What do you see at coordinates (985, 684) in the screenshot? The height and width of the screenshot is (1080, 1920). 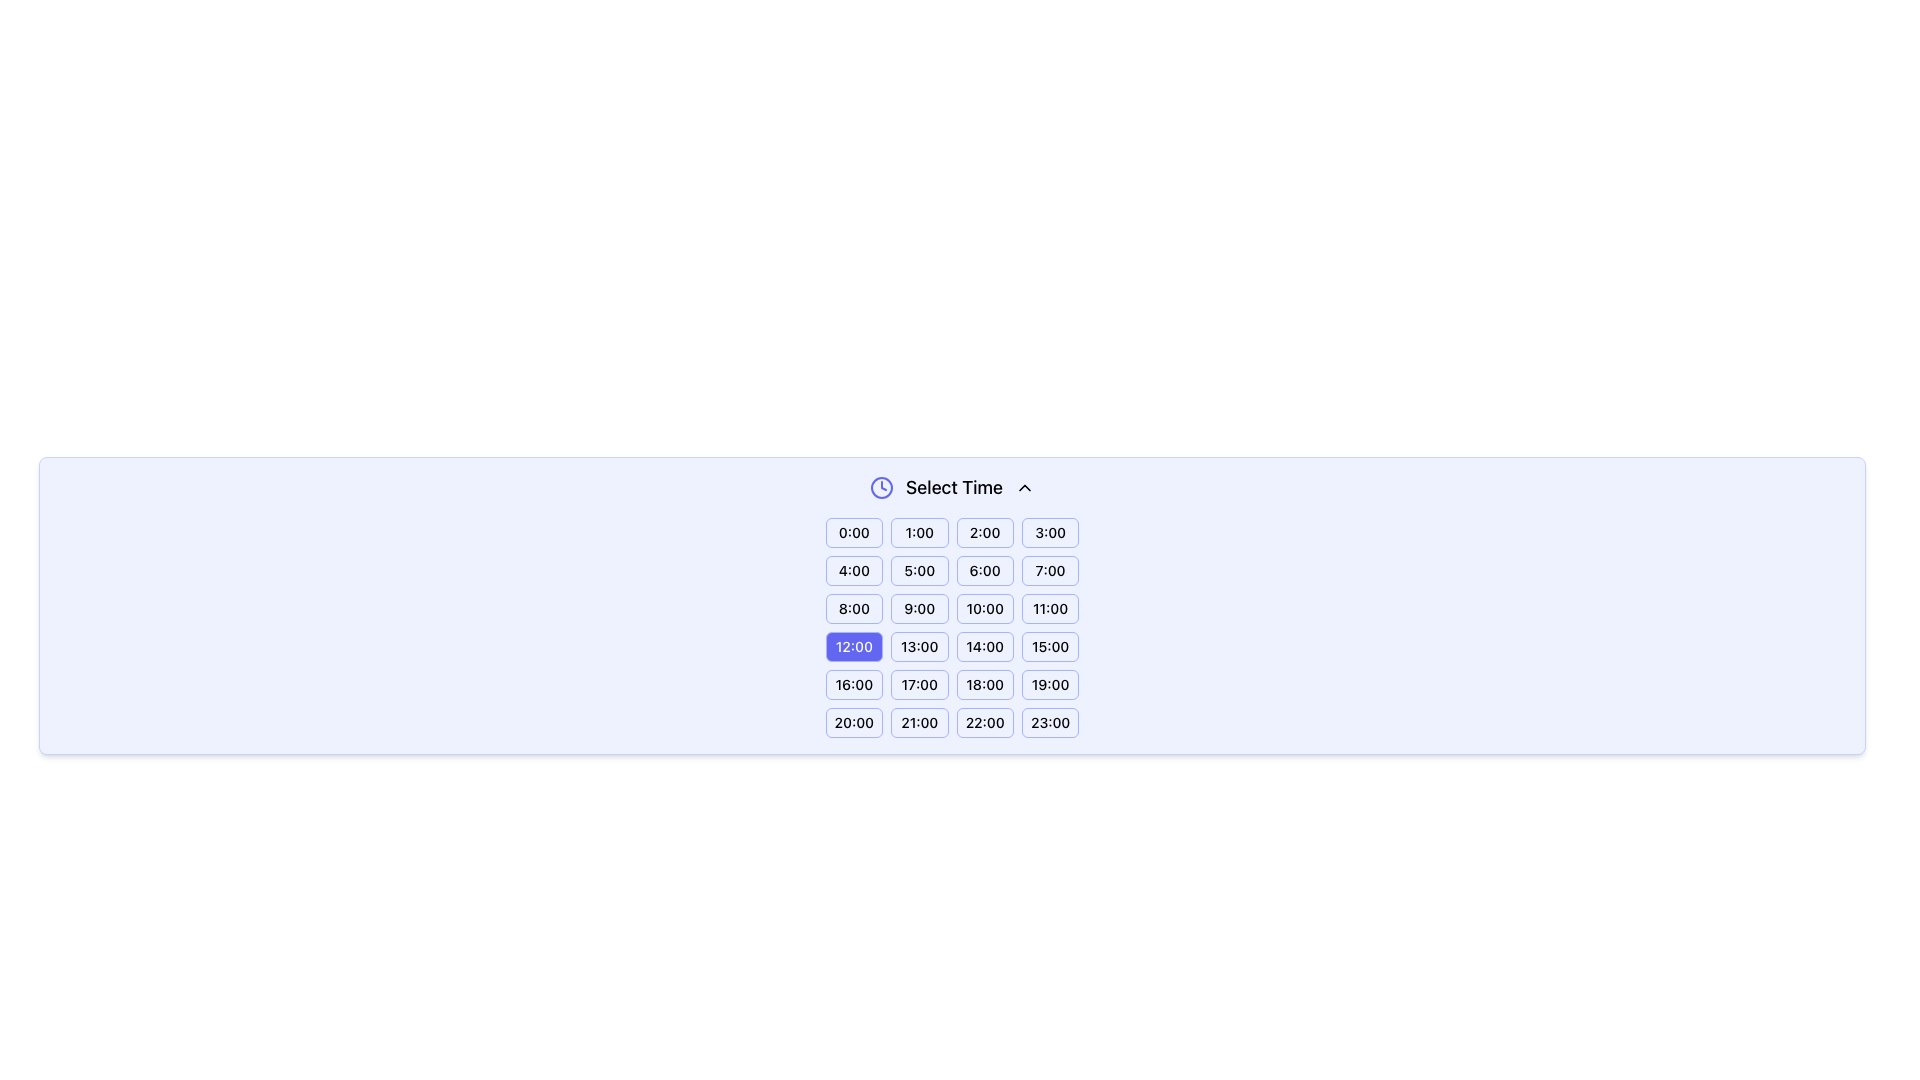 I see `the button labeled '18:00'` at bounding box center [985, 684].